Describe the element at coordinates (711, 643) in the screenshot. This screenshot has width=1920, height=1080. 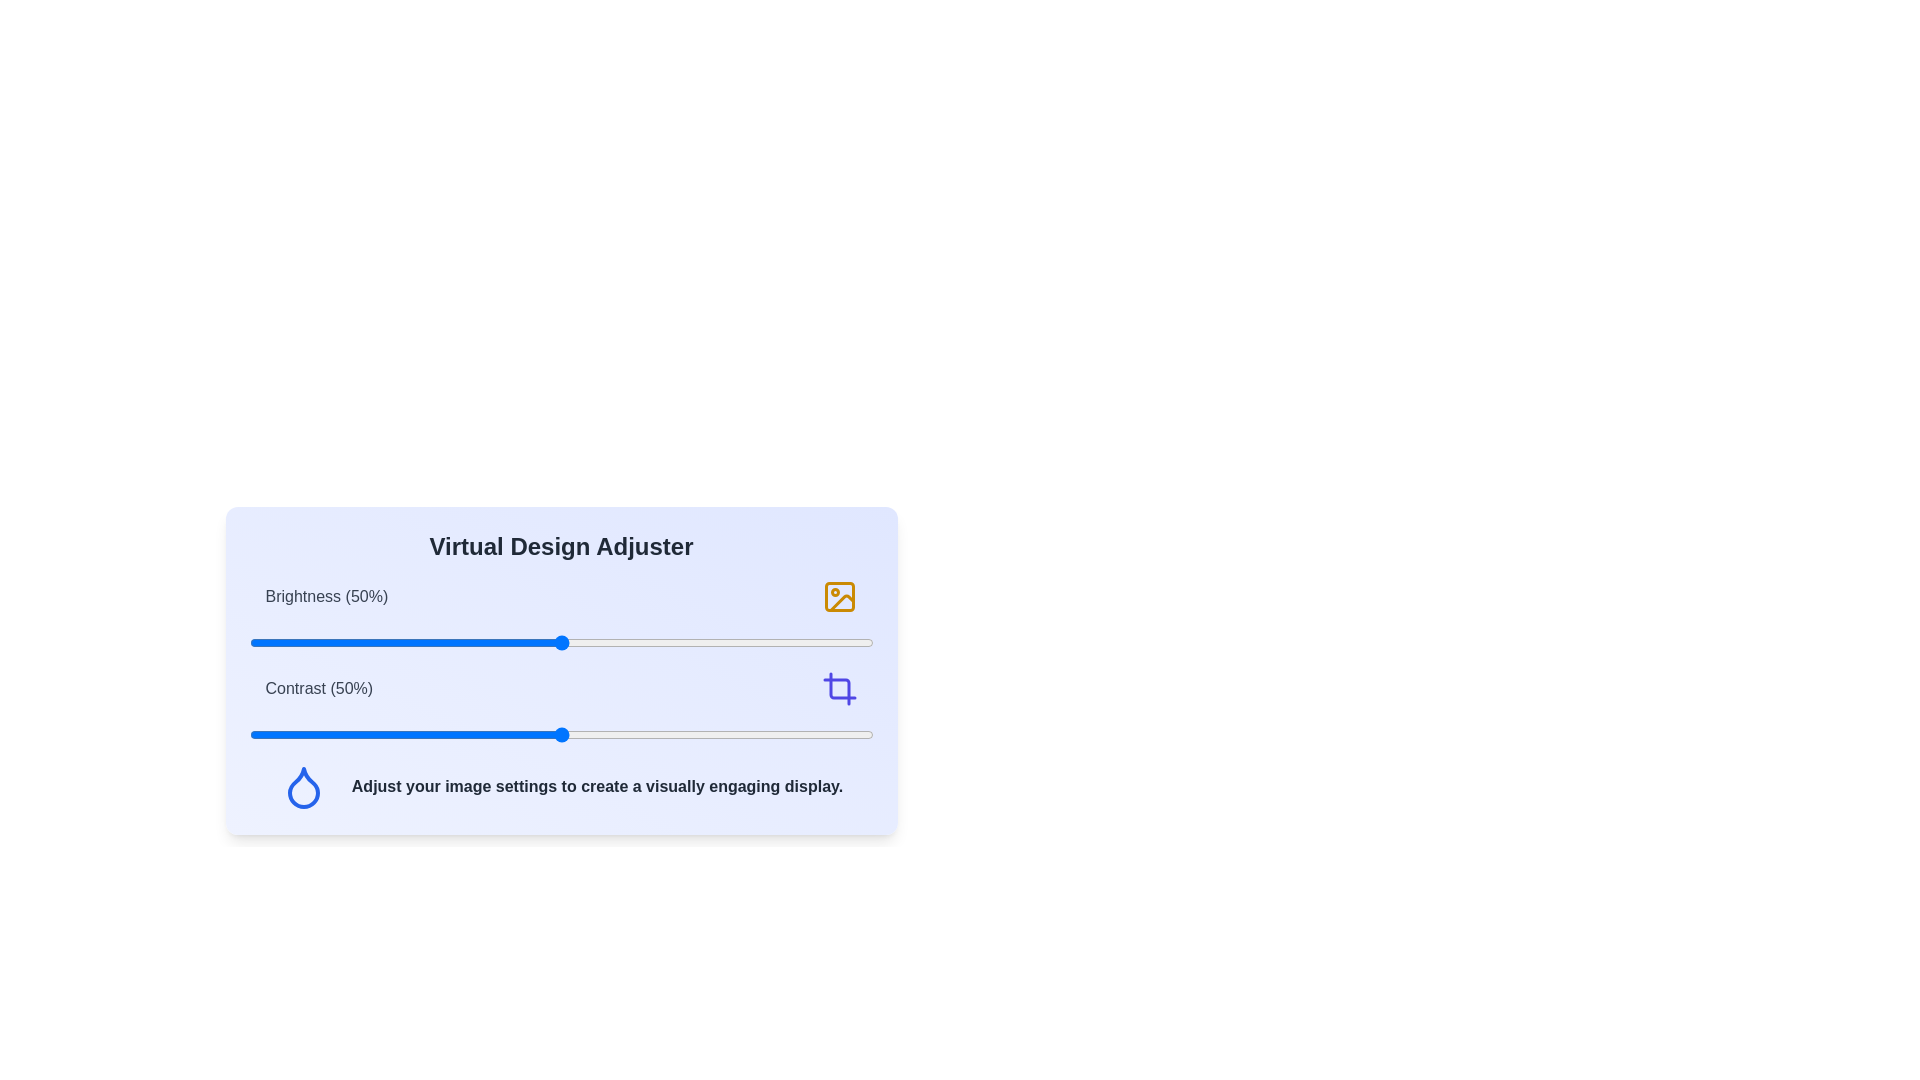
I see `the brightness slider to 74%` at that location.